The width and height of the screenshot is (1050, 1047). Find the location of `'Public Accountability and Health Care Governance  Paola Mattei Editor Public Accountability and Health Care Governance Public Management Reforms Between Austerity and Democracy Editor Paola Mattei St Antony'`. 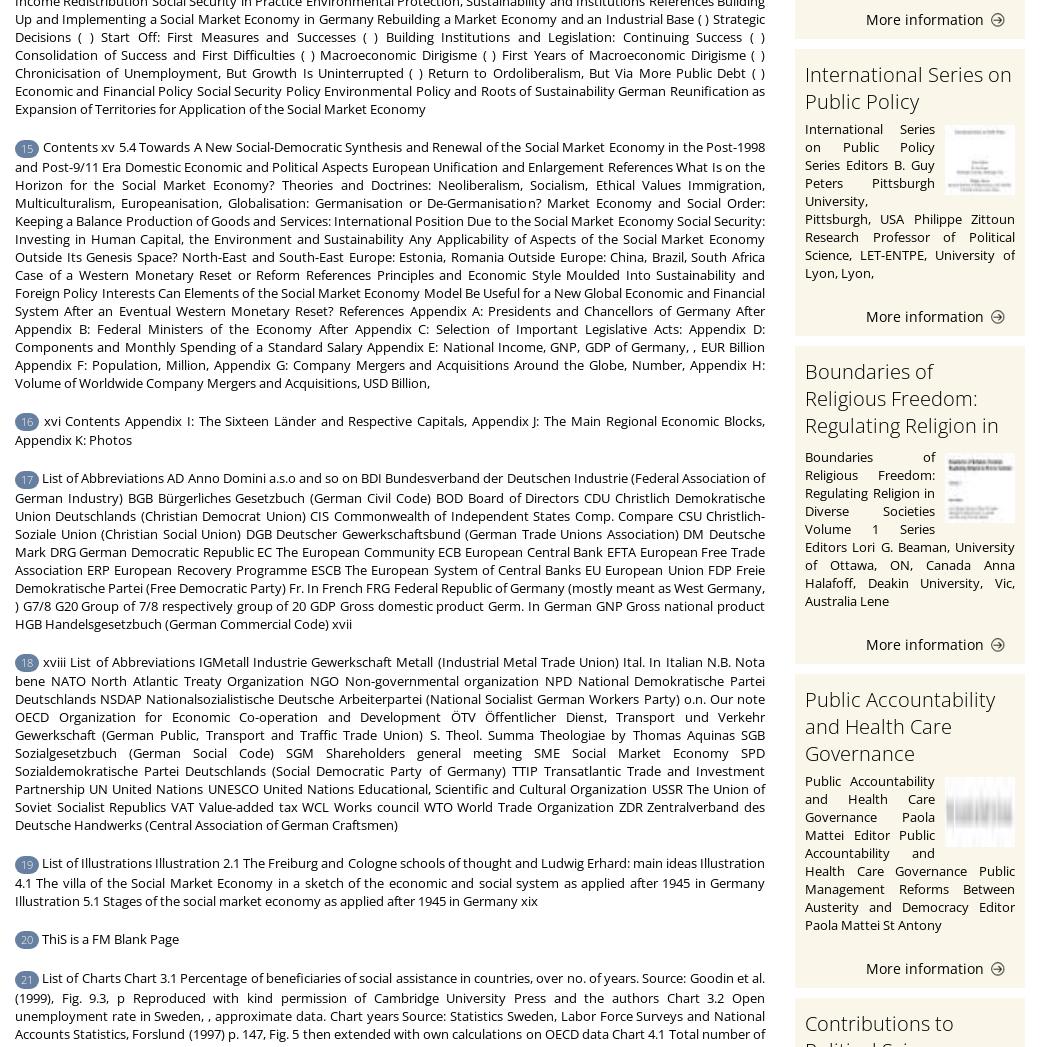

'Public Accountability and Health Care Governance  Paola Mattei Editor Public Accountability and Health Care Governance Public Management Reforms Between Austerity and Democracy Editor Paola Mattei St Antony' is located at coordinates (910, 852).